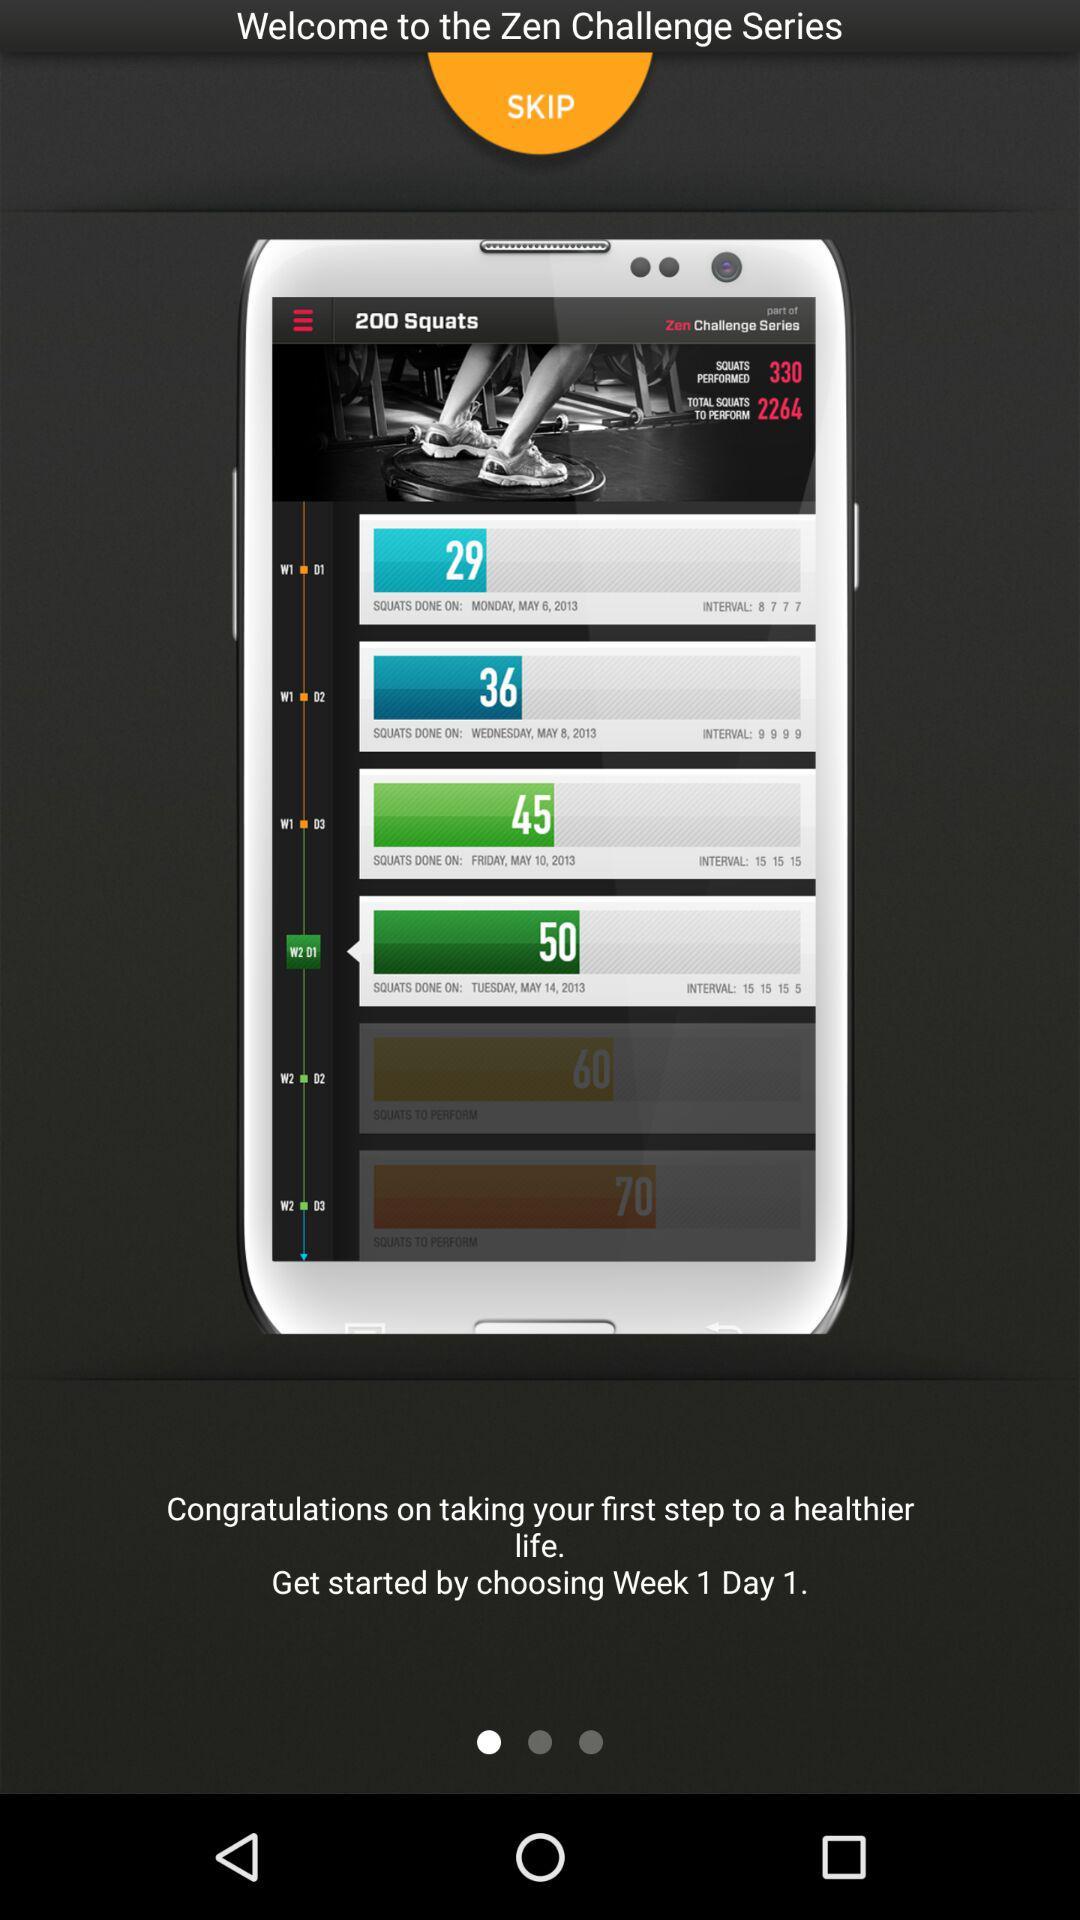  Describe the element at coordinates (540, 1741) in the screenshot. I see `the item below the congratulations on taking app` at that location.